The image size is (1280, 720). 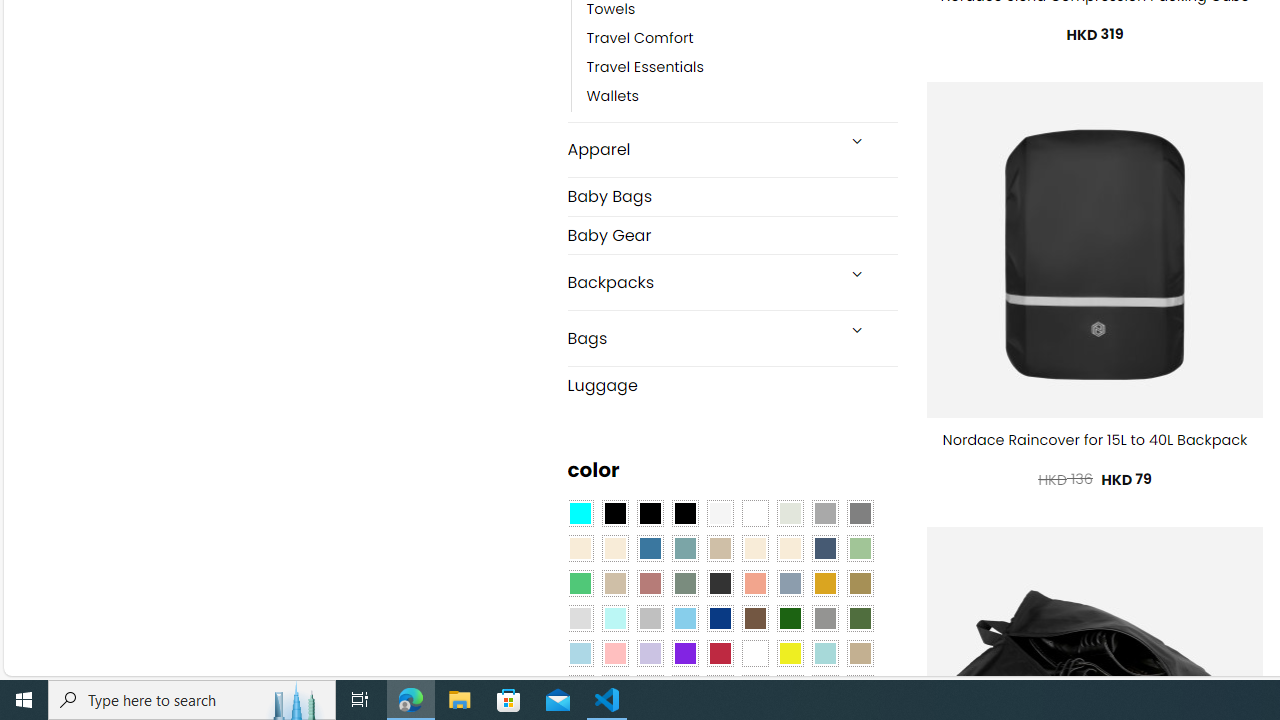 What do you see at coordinates (578, 653) in the screenshot?
I see `'Light Blue'` at bounding box center [578, 653].